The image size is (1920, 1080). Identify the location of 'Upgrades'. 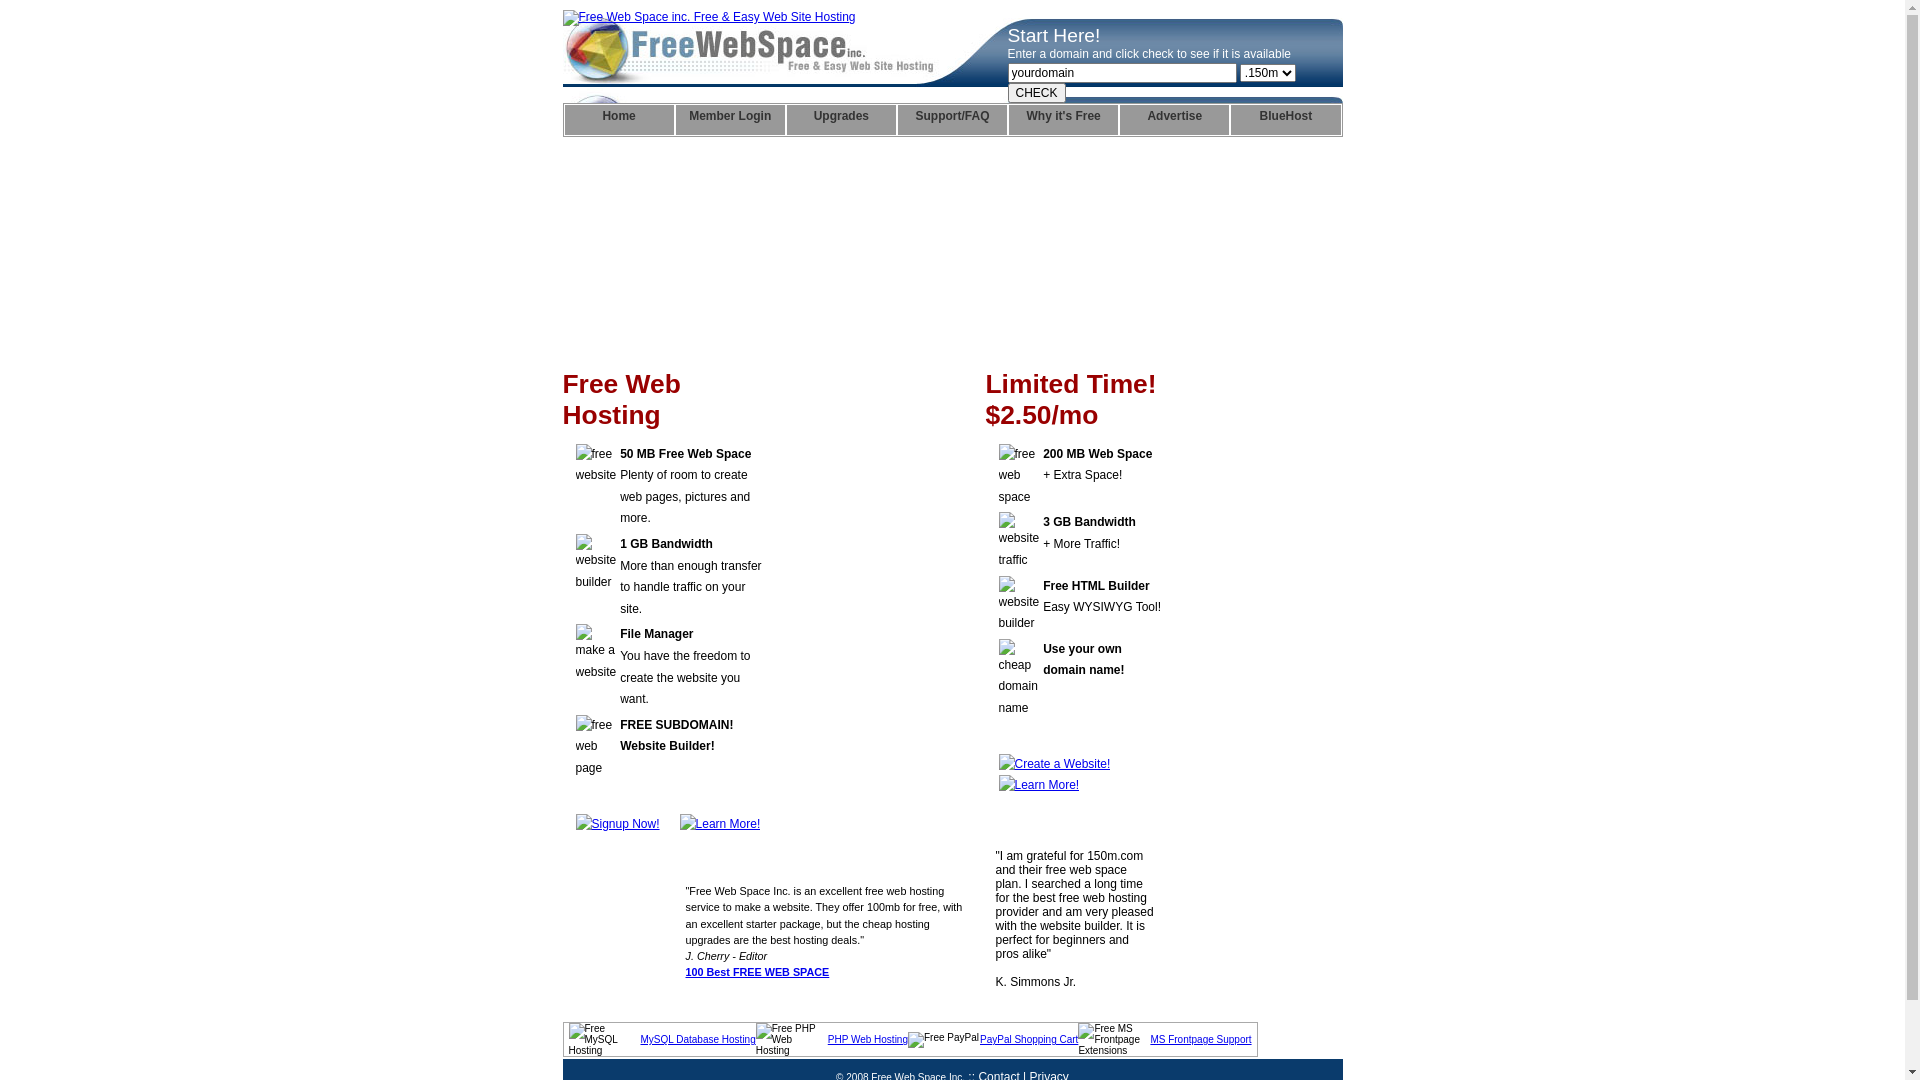
(841, 119).